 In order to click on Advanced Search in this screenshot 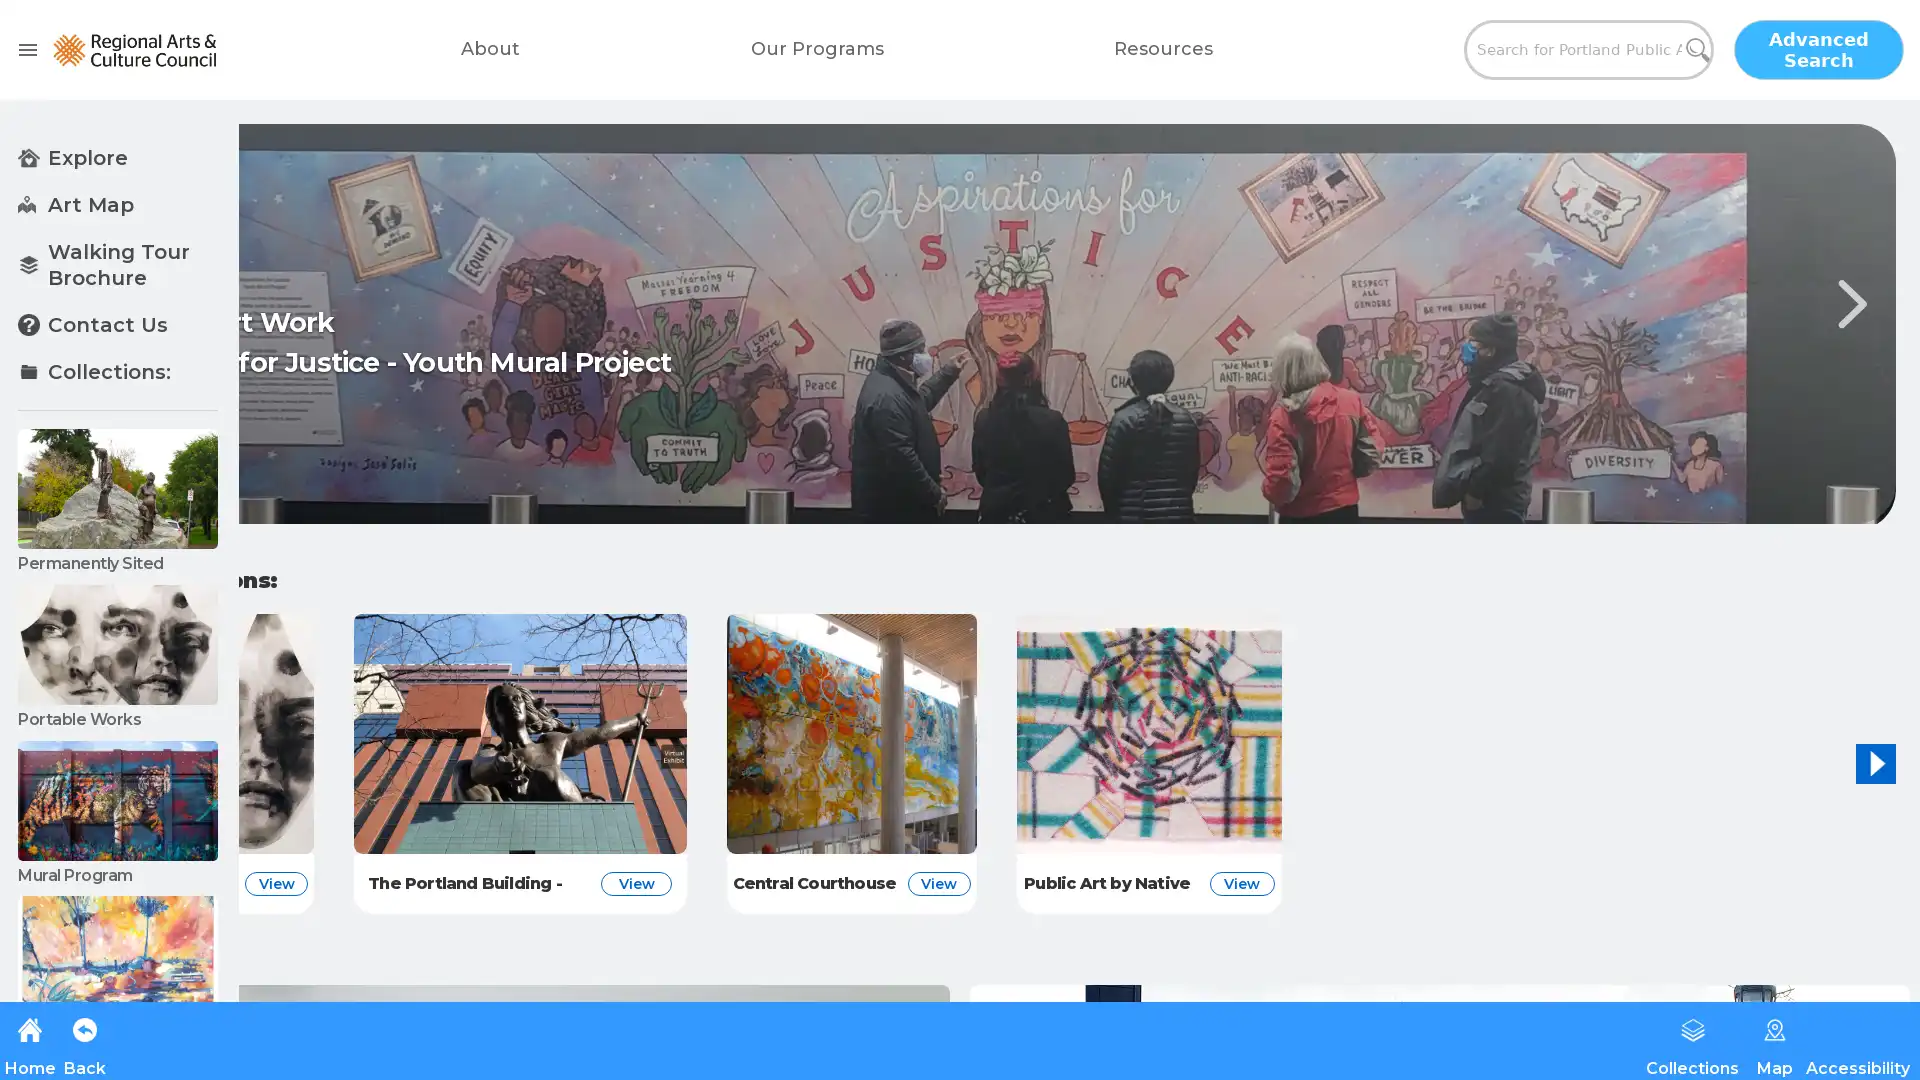, I will do `click(1819, 49)`.